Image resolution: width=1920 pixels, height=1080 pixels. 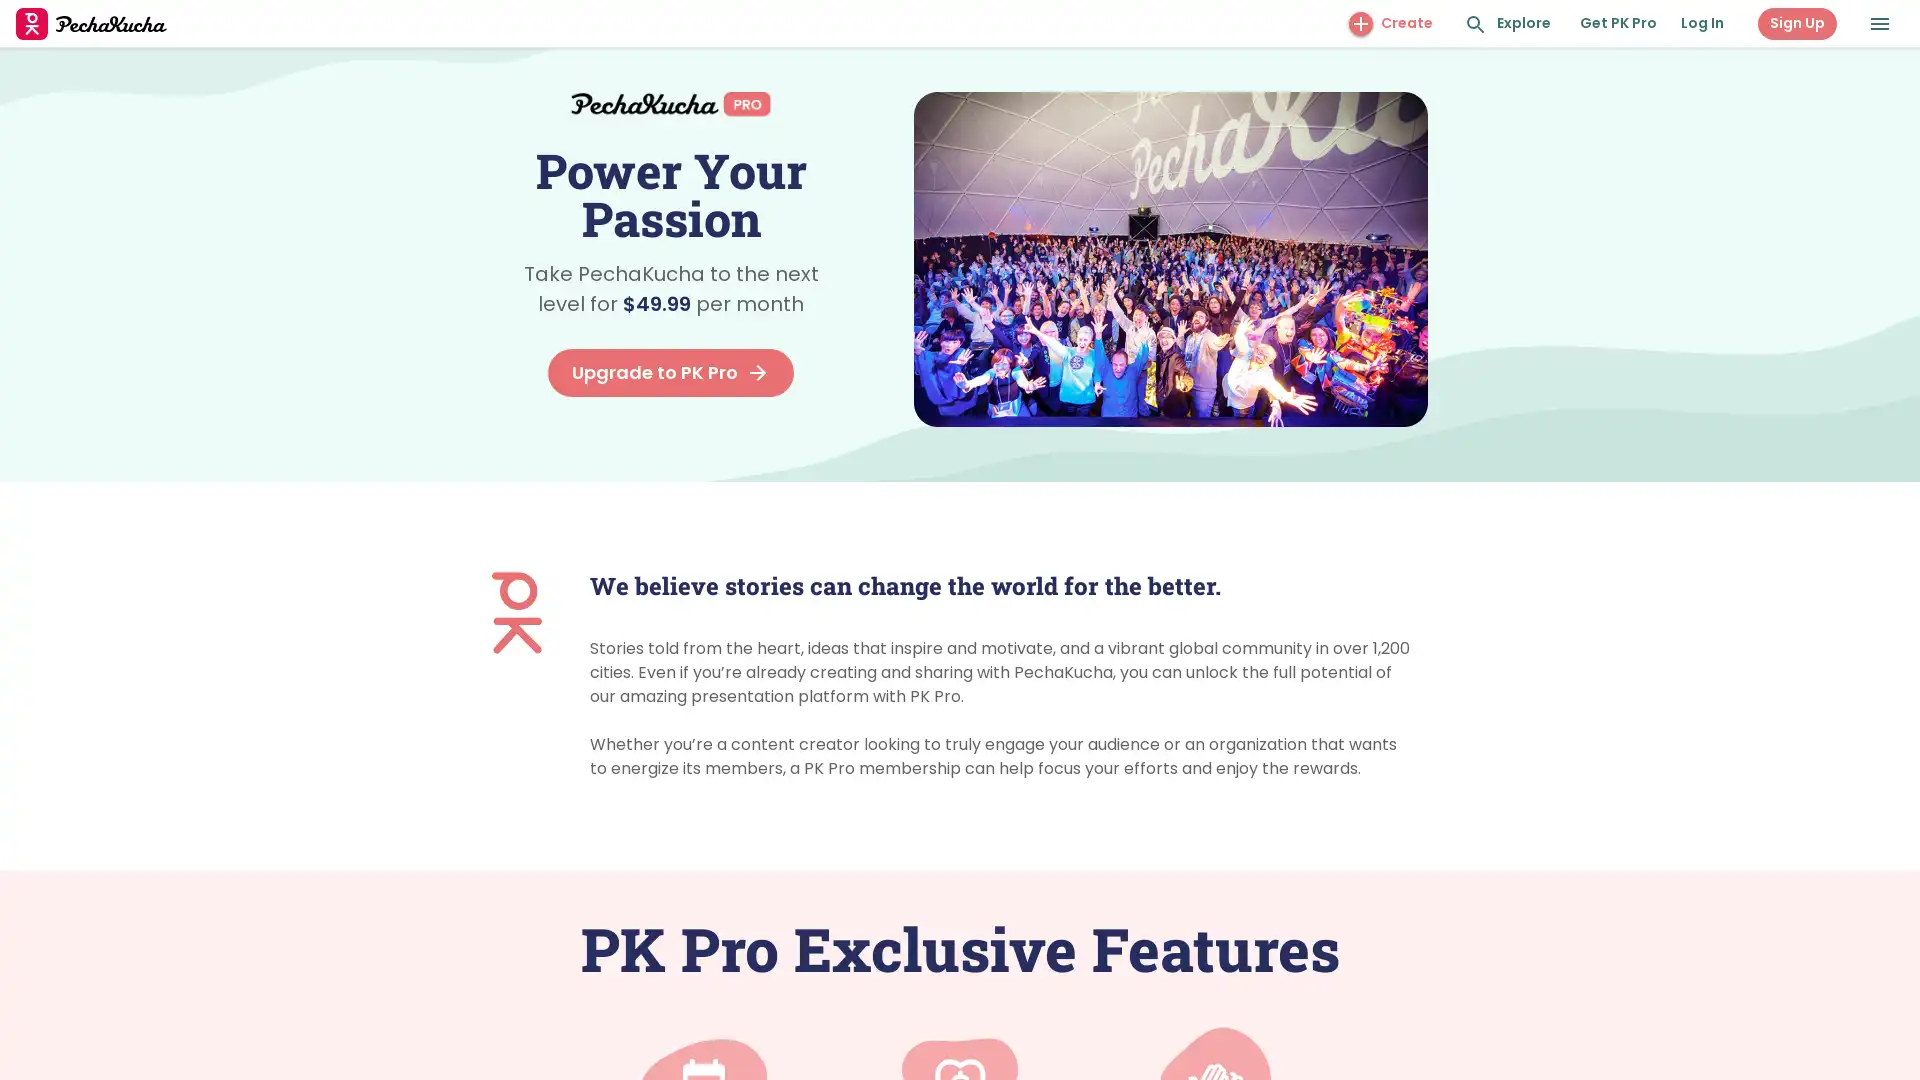 What do you see at coordinates (1476, 24) in the screenshot?
I see `Search and Explore` at bounding box center [1476, 24].